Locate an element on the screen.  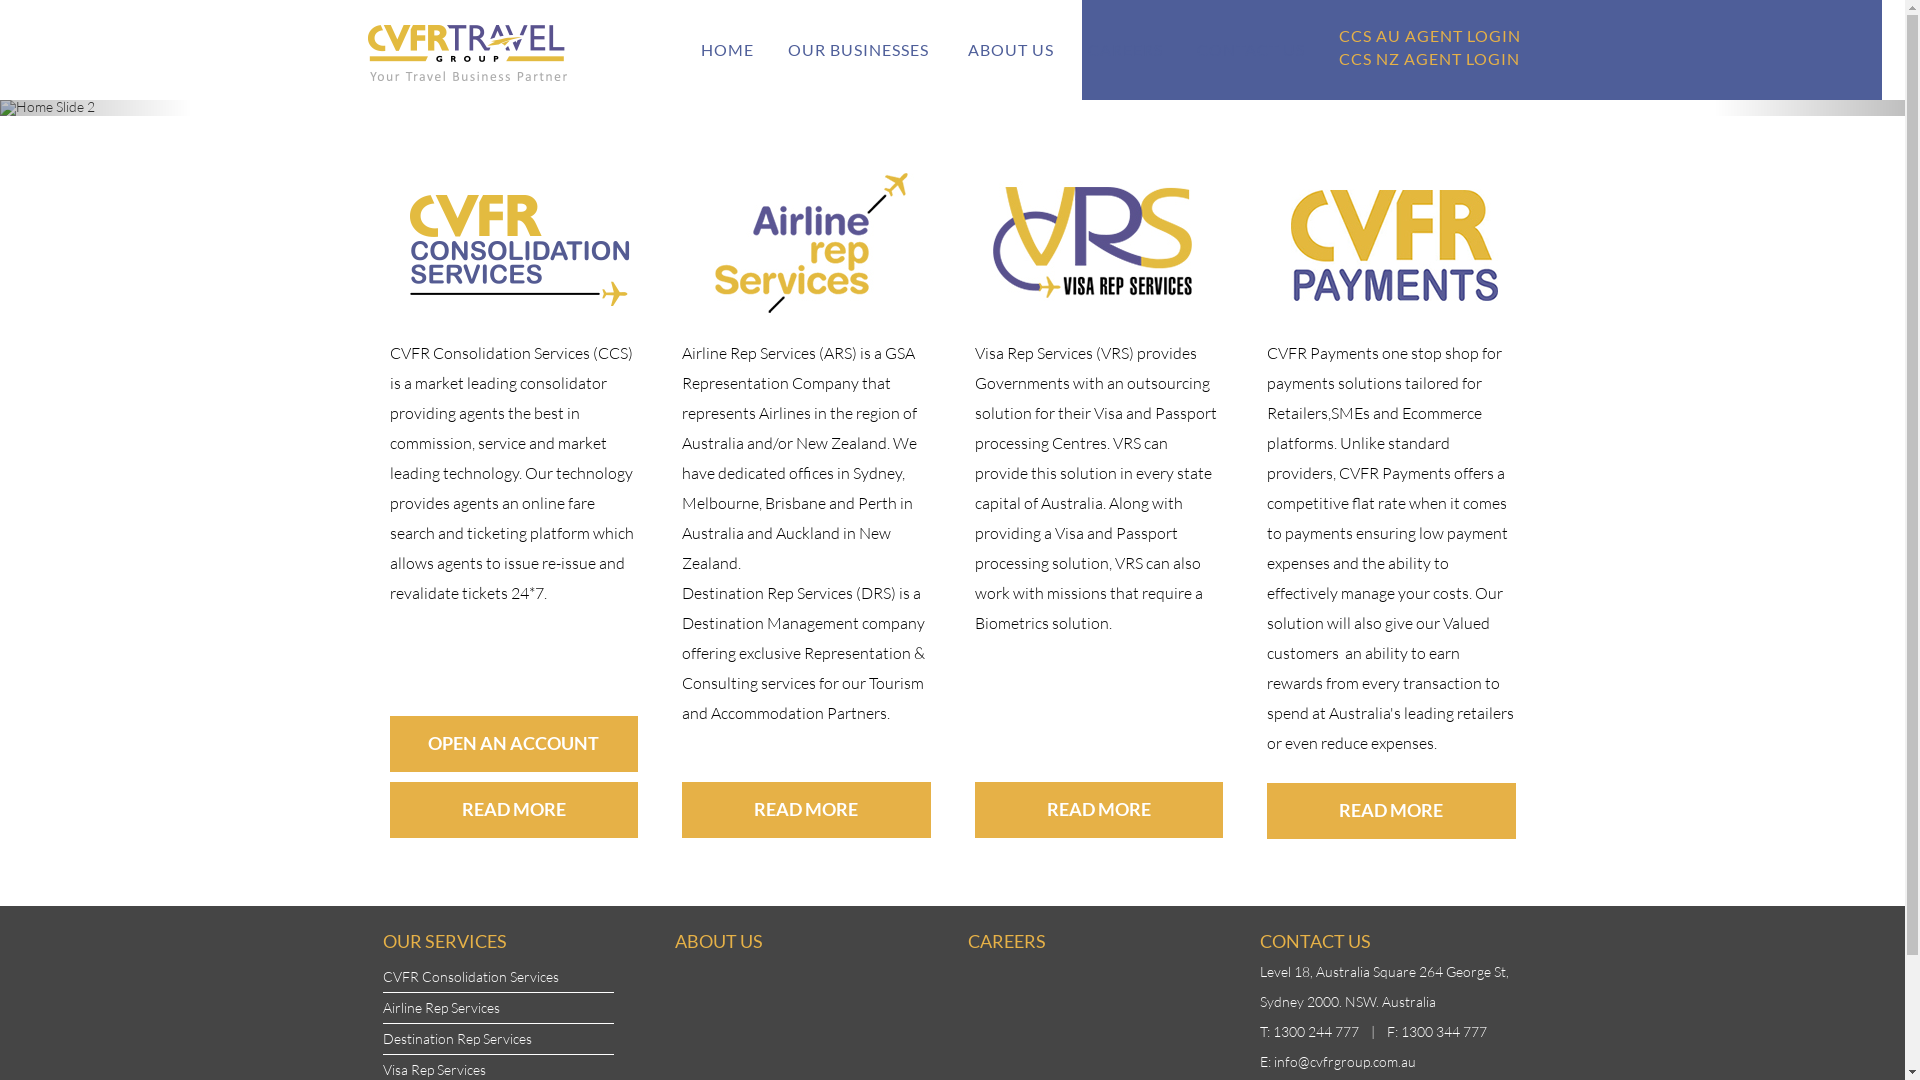
'OUR BUSINESSES' is located at coordinates (859, 49).